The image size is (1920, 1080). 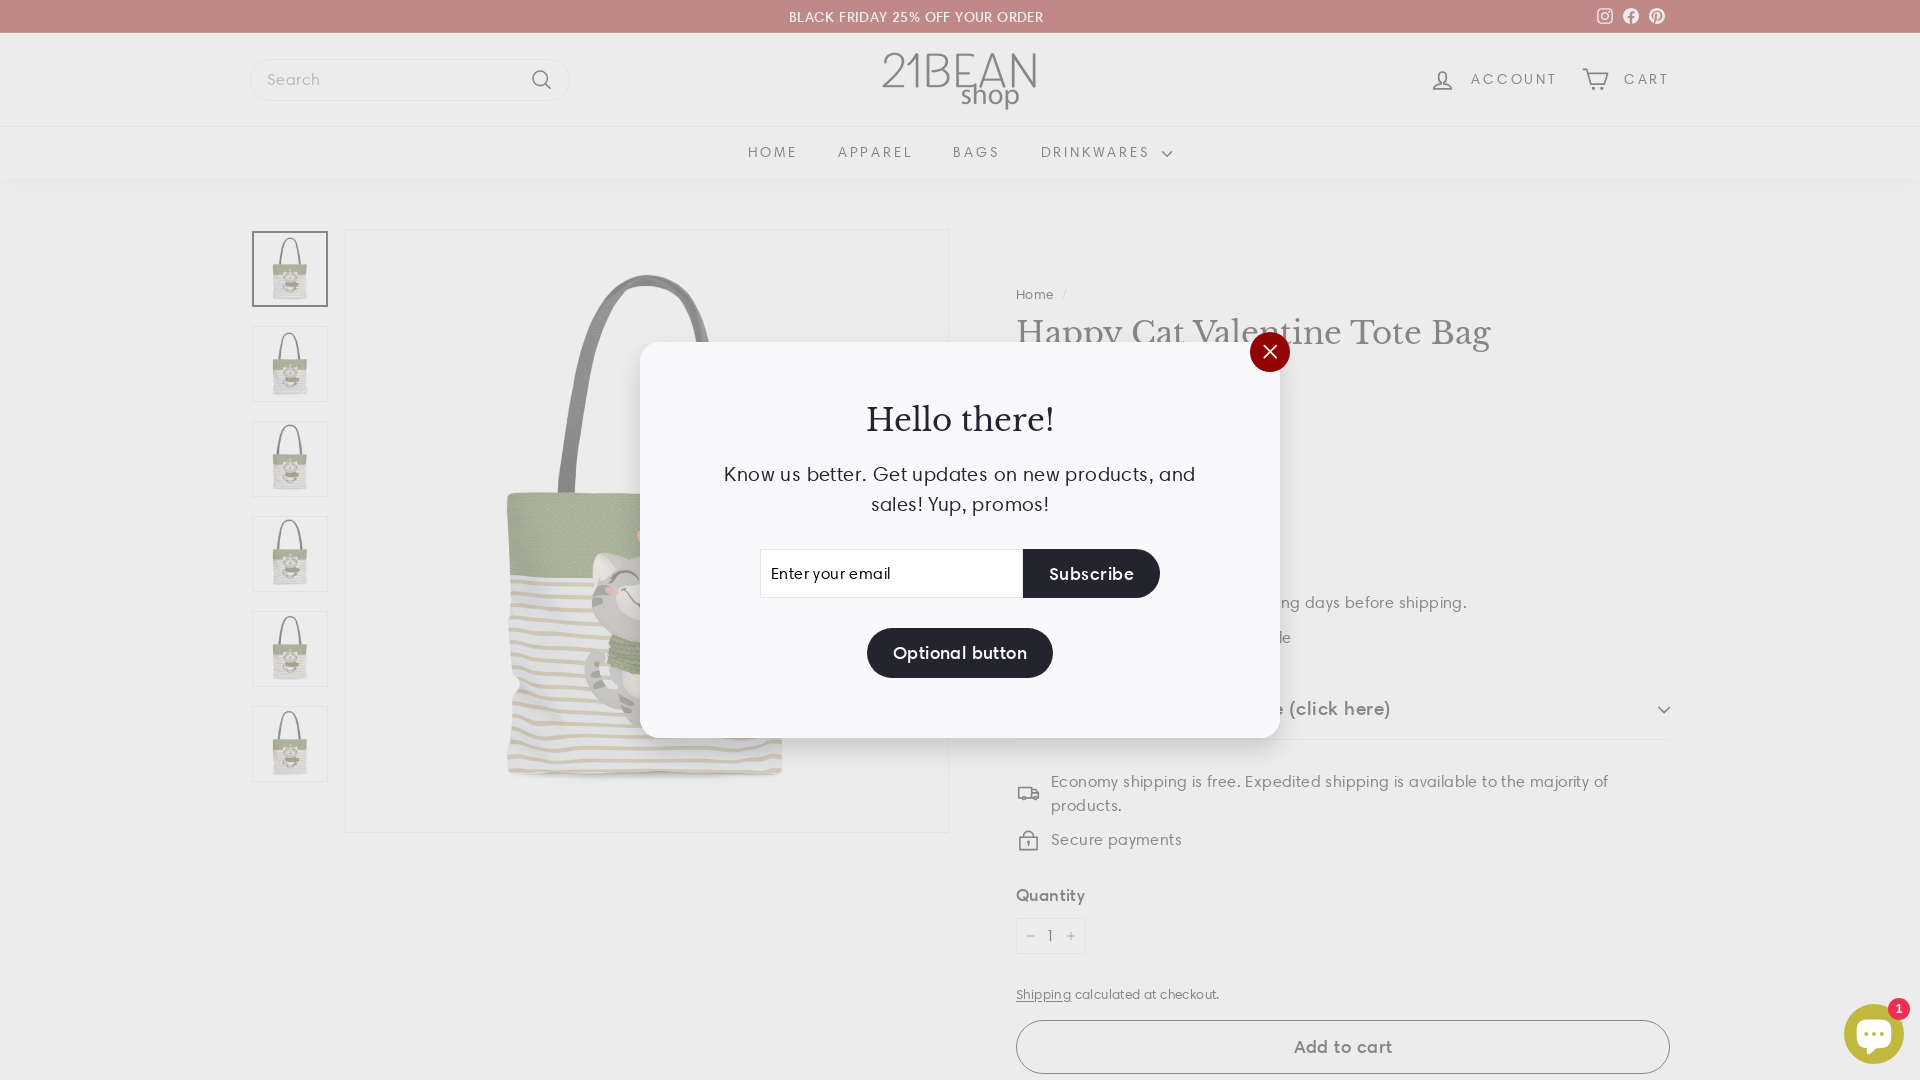 I want to click on 'Optional button', so click(x=960, y=652).